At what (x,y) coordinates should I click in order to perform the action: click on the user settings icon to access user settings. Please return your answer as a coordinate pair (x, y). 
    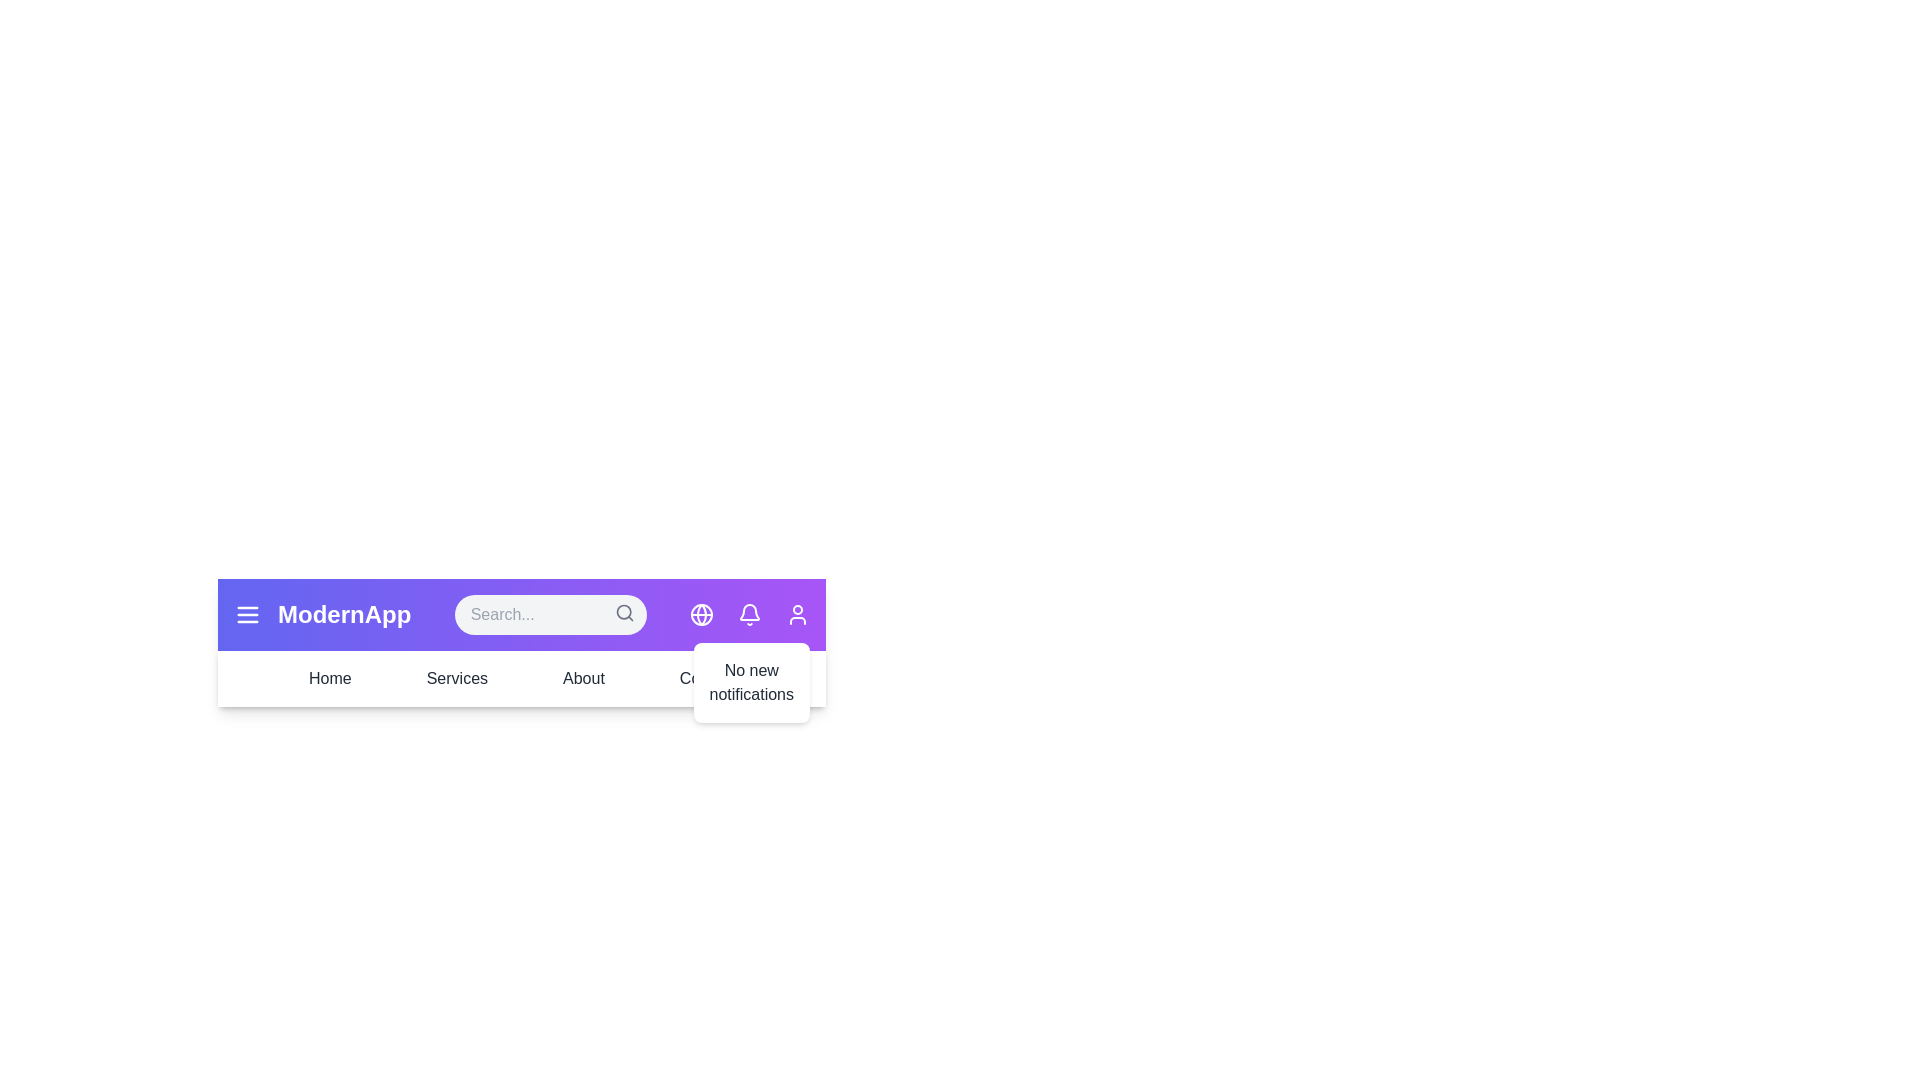
    Looking at the image, I should click on (796, 613).